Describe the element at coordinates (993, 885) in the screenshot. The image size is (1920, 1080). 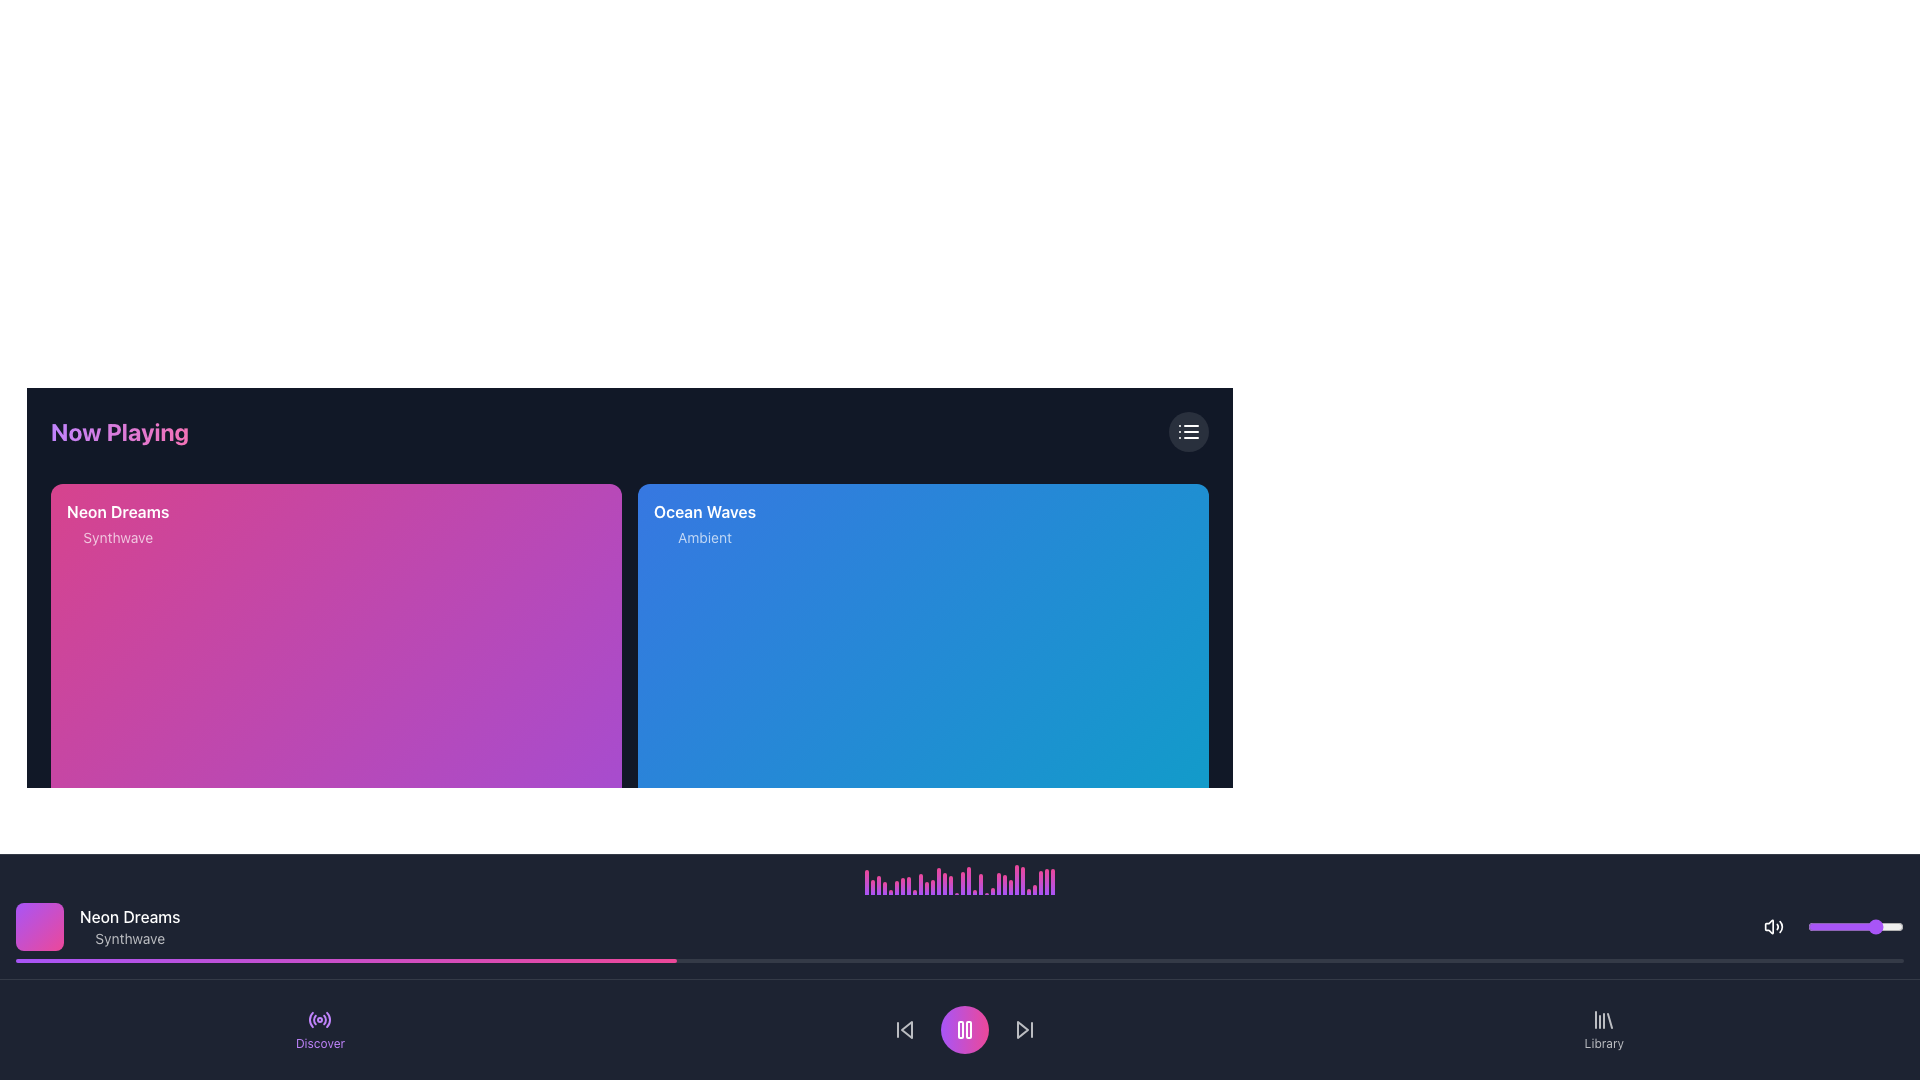
I see `the 22nd graphical bar in the horizontal row, which represents a value in an audio visualization` at that location.